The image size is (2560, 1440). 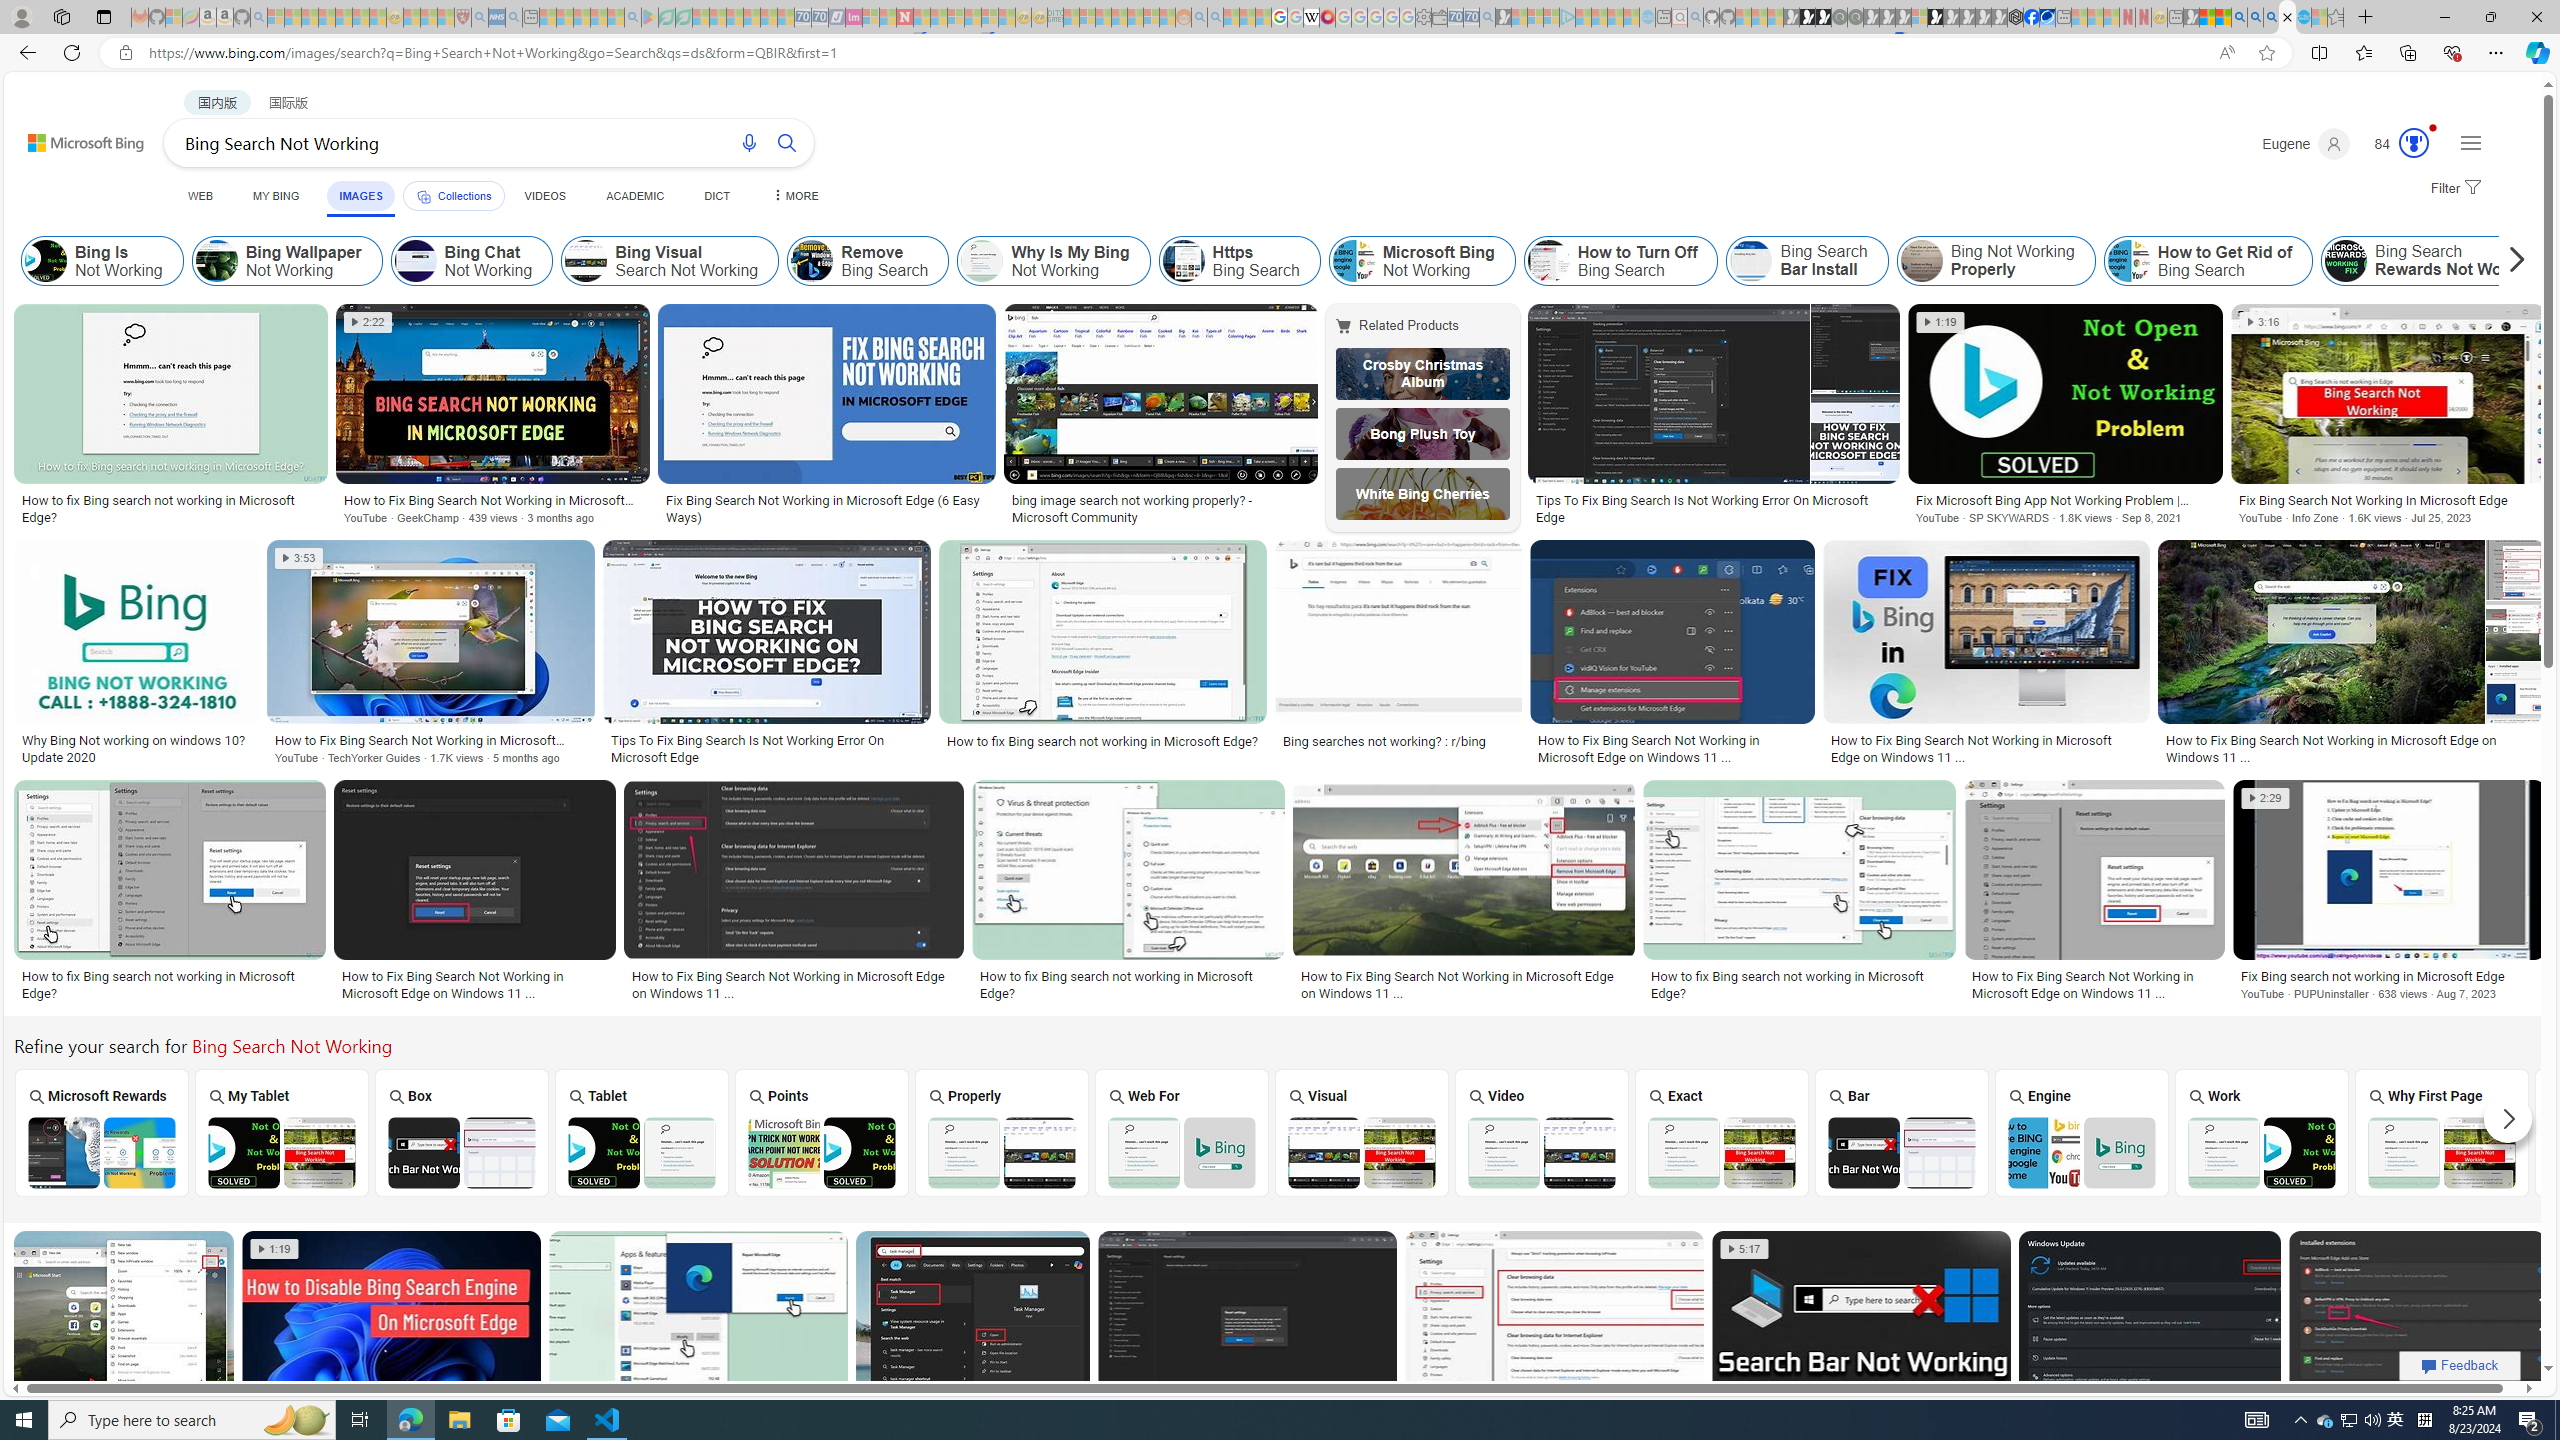 I want to click on 'Video', so click(x=1541, y=1131).